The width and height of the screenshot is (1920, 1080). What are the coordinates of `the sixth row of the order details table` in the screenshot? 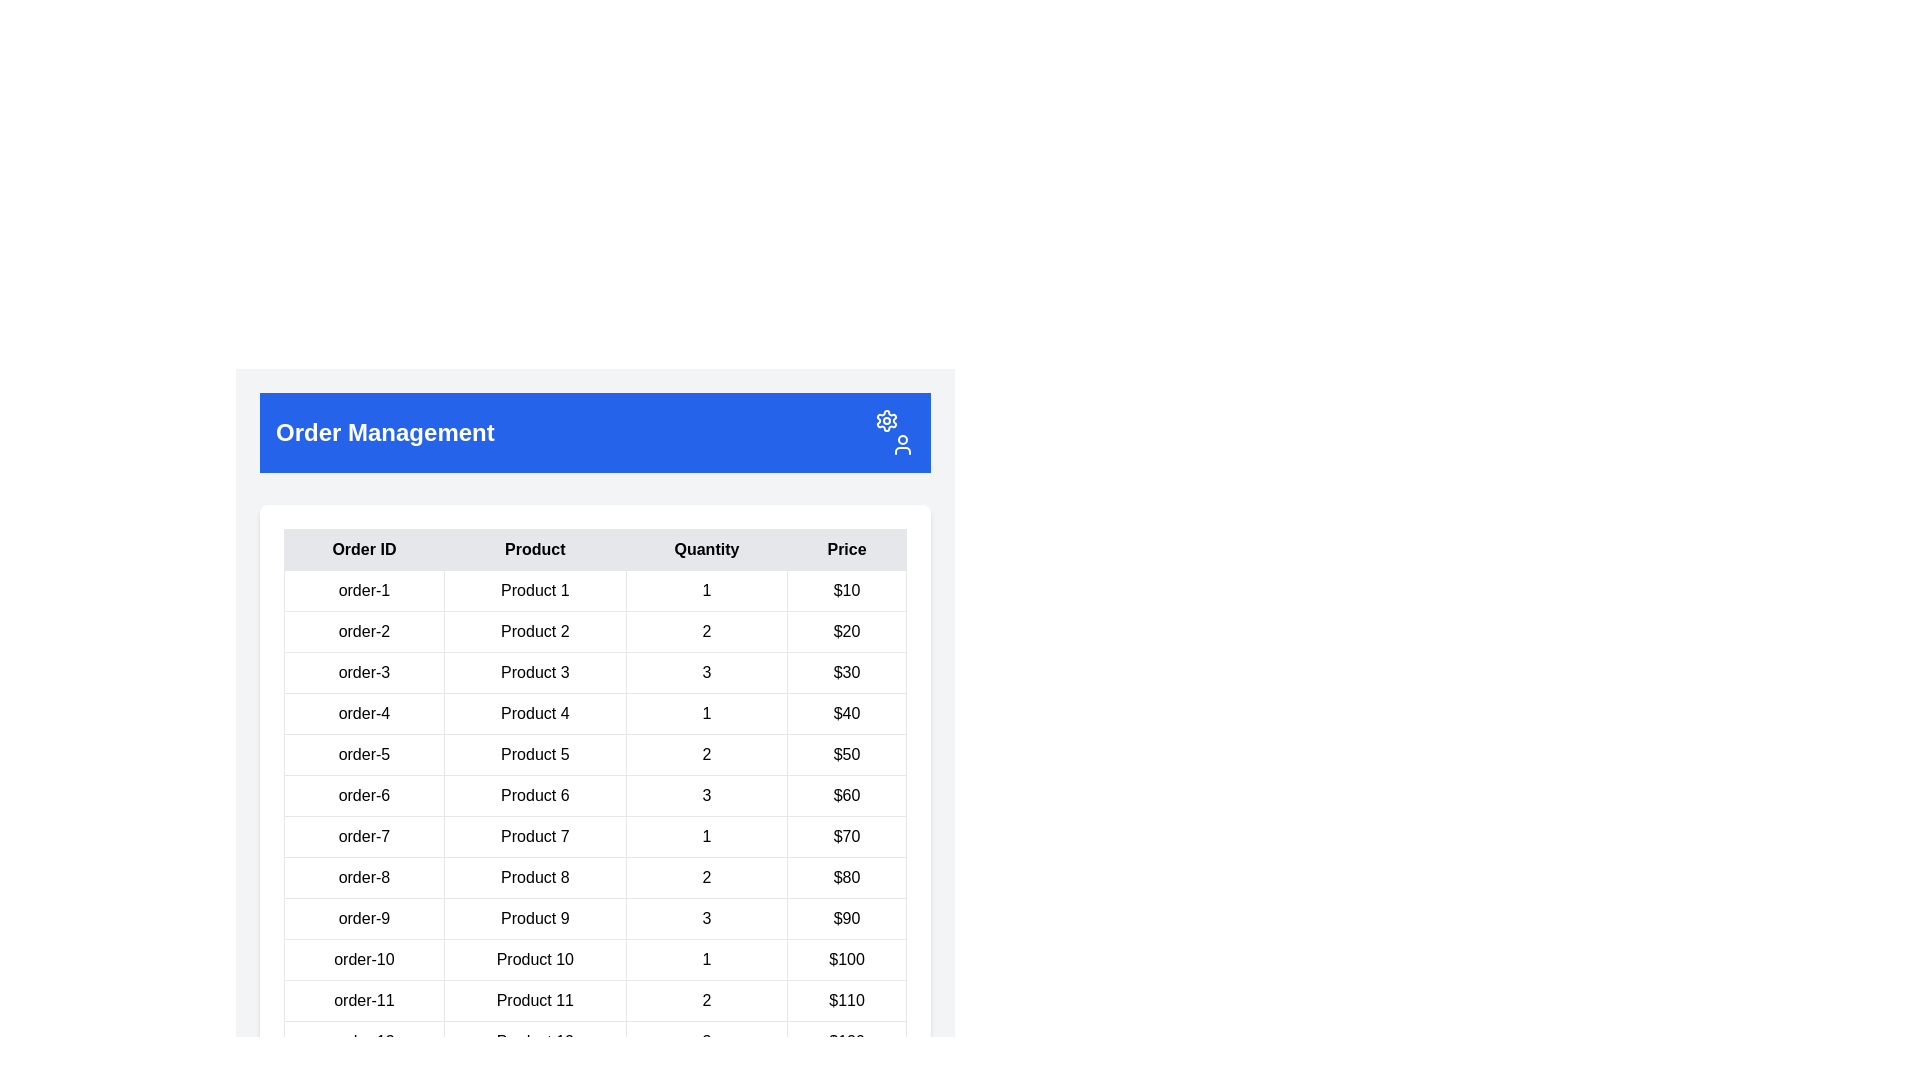 It's located at (594, 794).